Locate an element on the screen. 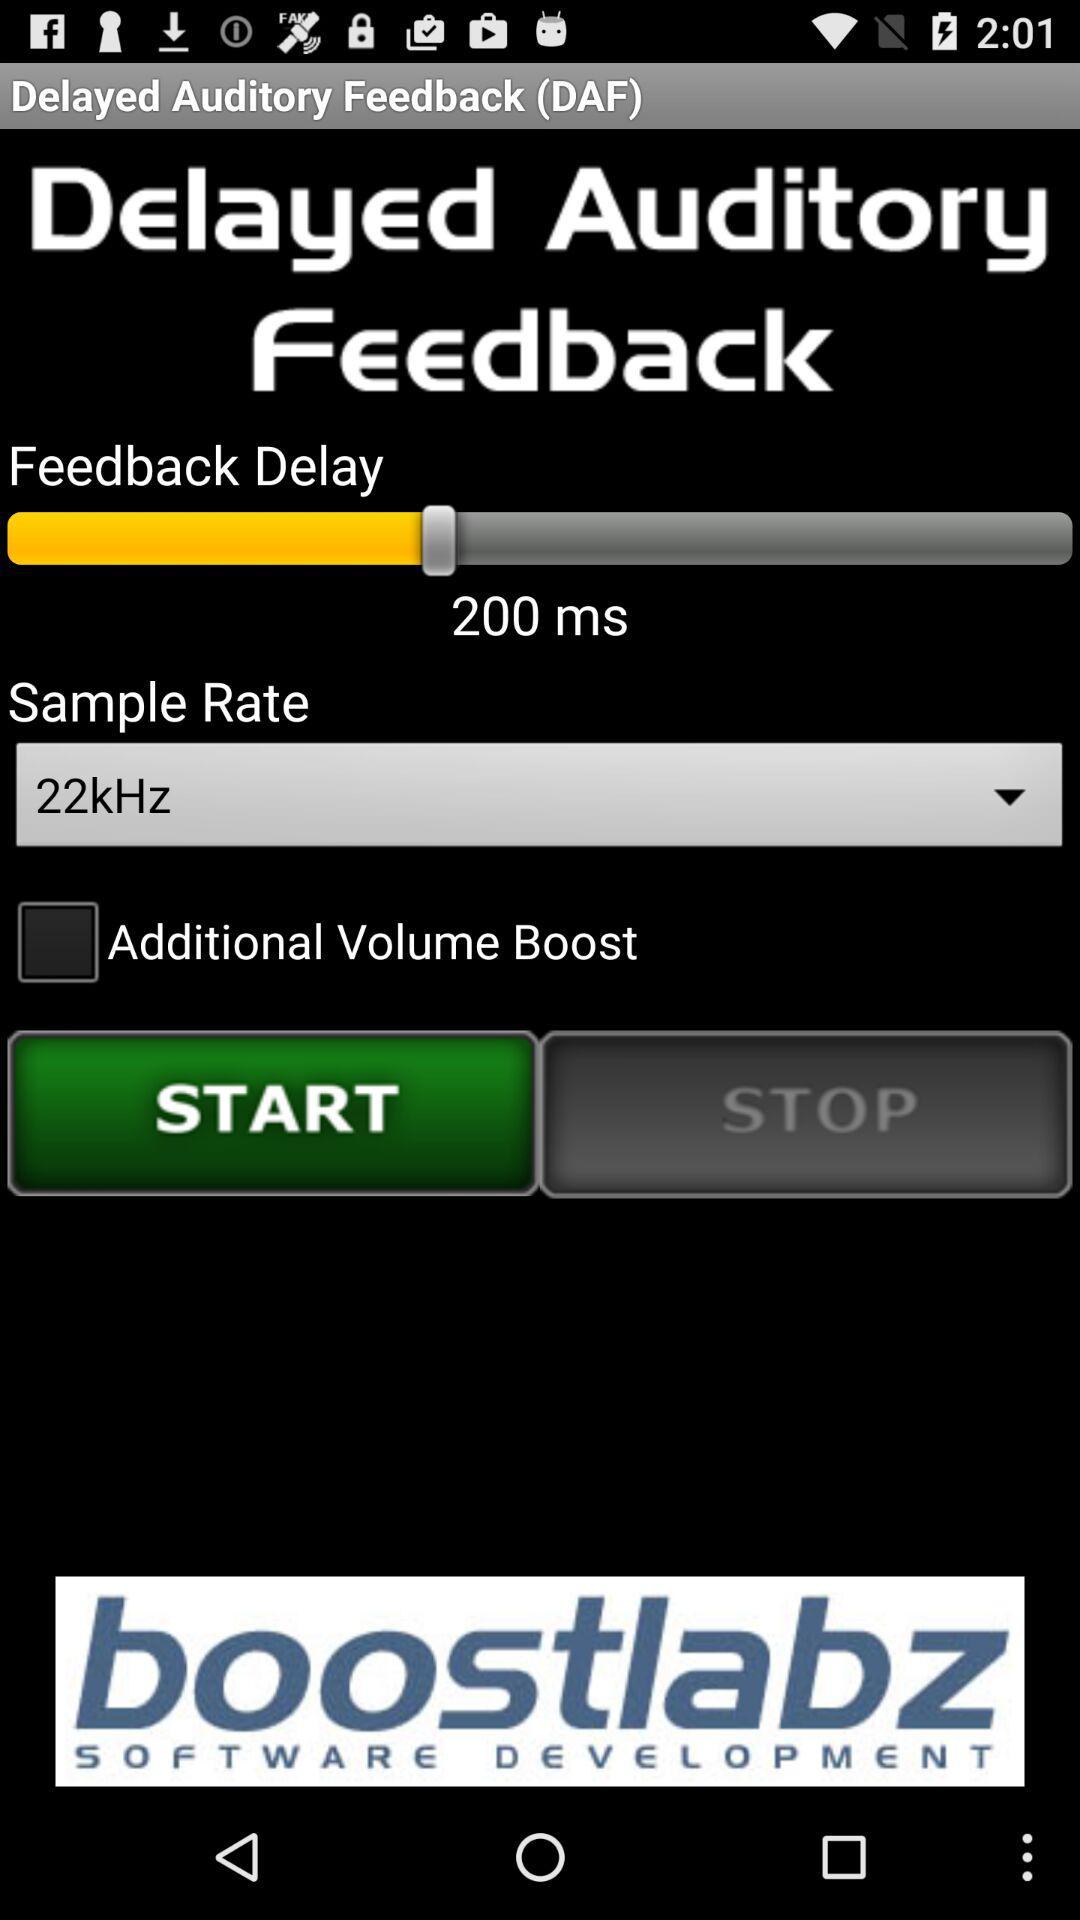 The image size is (1080, 1920). additional volume boost item is located at coordinates (321, 939).